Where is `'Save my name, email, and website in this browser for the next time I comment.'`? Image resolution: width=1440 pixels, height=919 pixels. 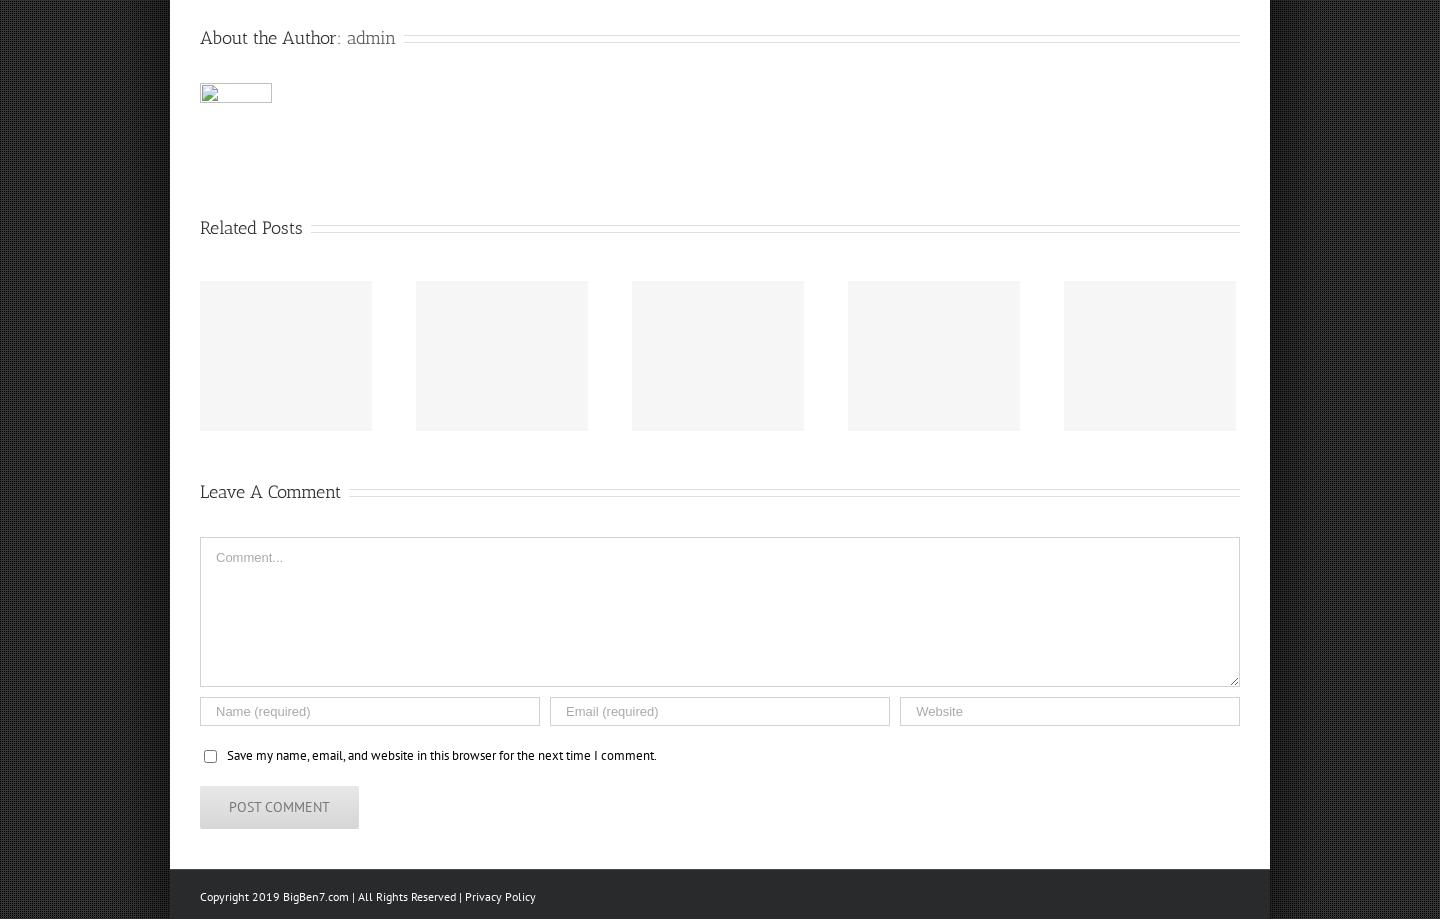 'Save my name, email, and website in this browser for the next time I comment.' is located at coordinates (441, 754).